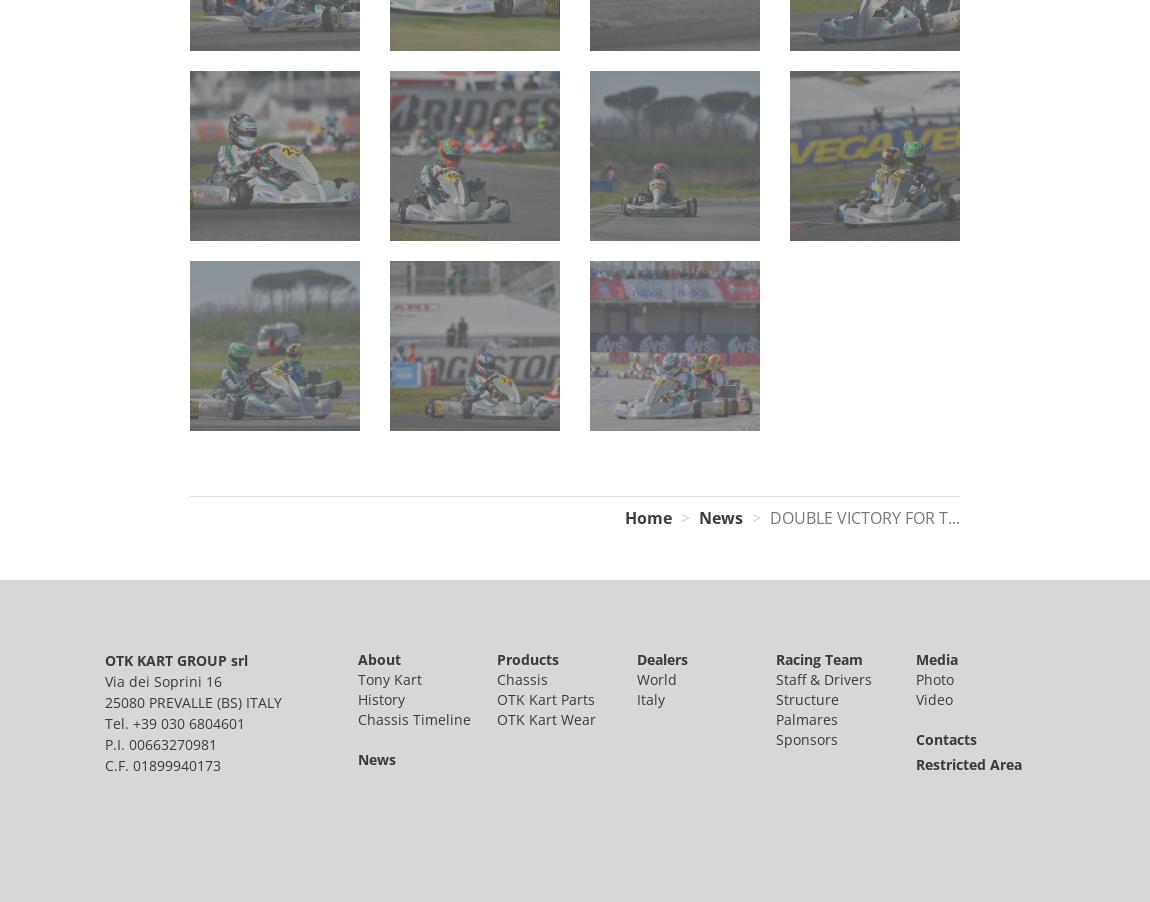 The width and height of the screenshot is (1150, 902). I want to click on 'DOUBLE VICTORY FOR T...', so click(865, 516).